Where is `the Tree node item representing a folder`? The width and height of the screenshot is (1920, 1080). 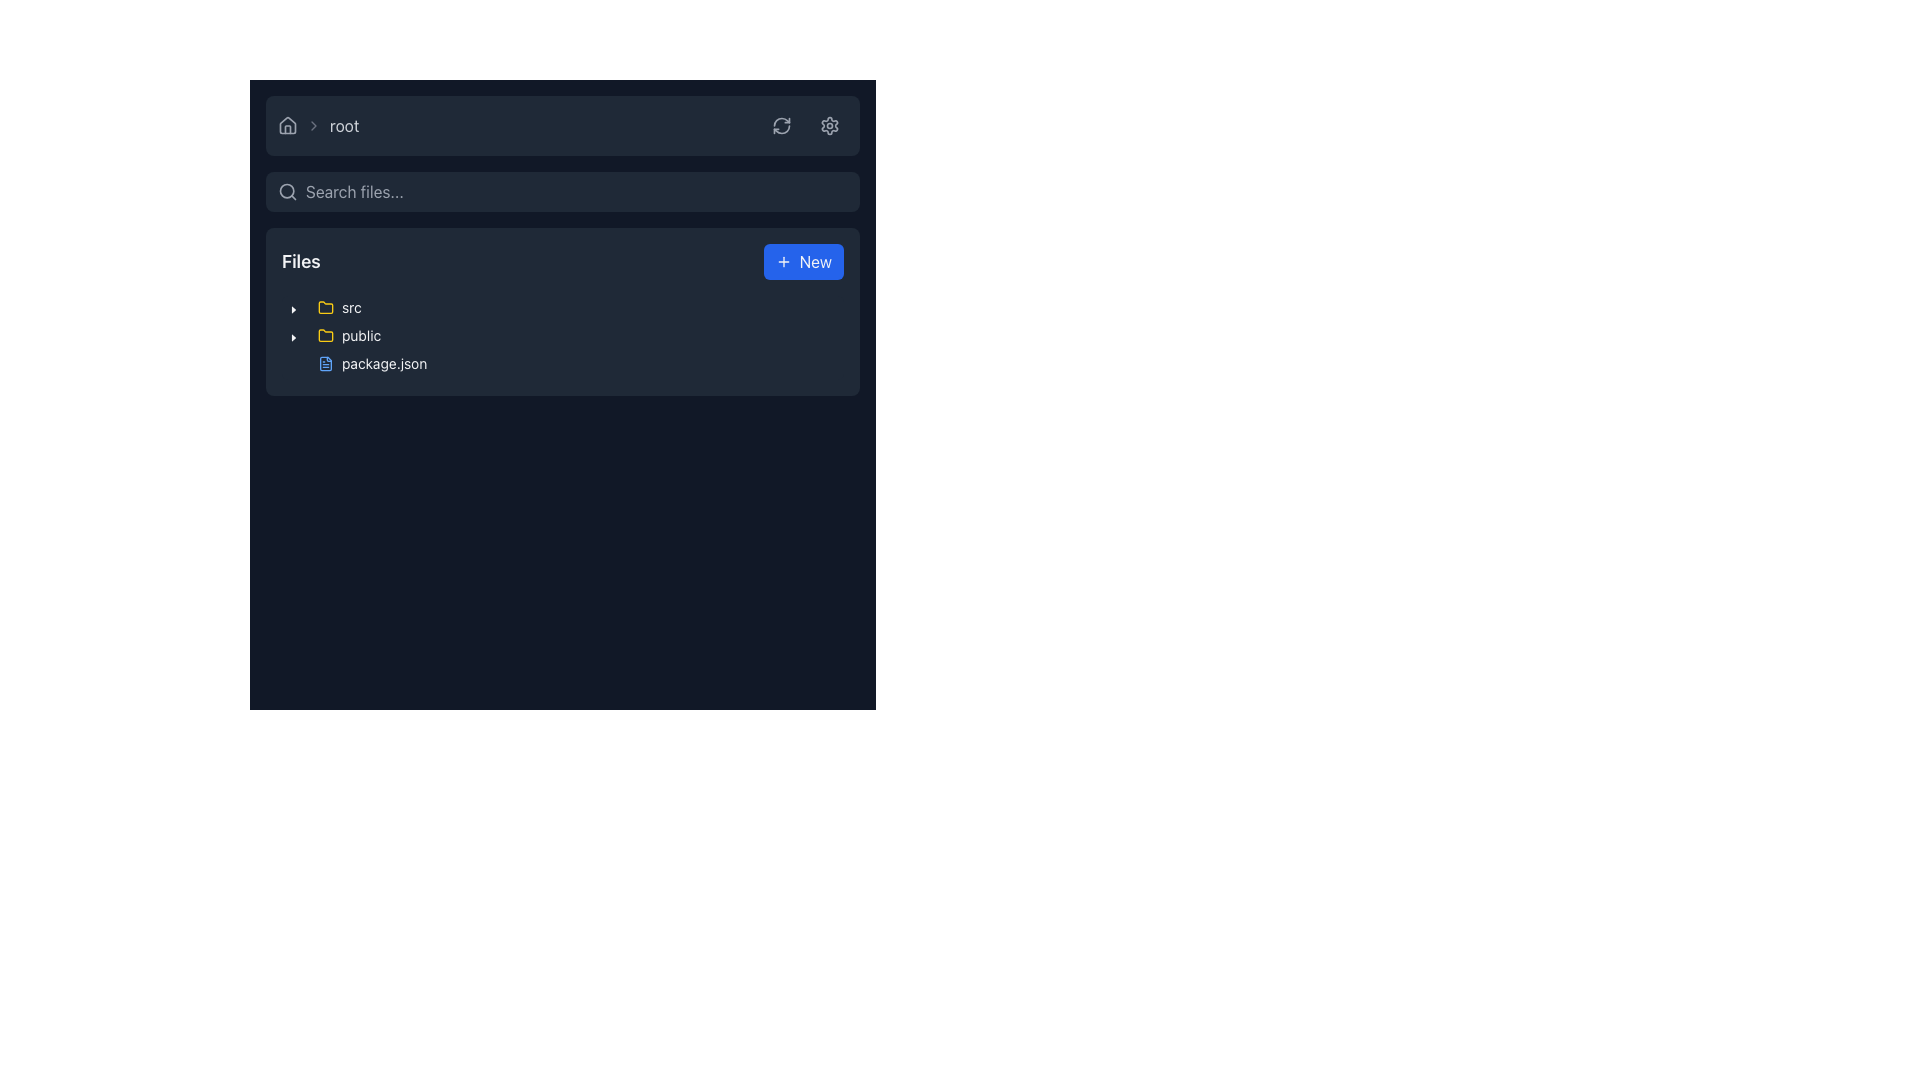 the Tree node item representing a folder is located at coordinates (349, 334).